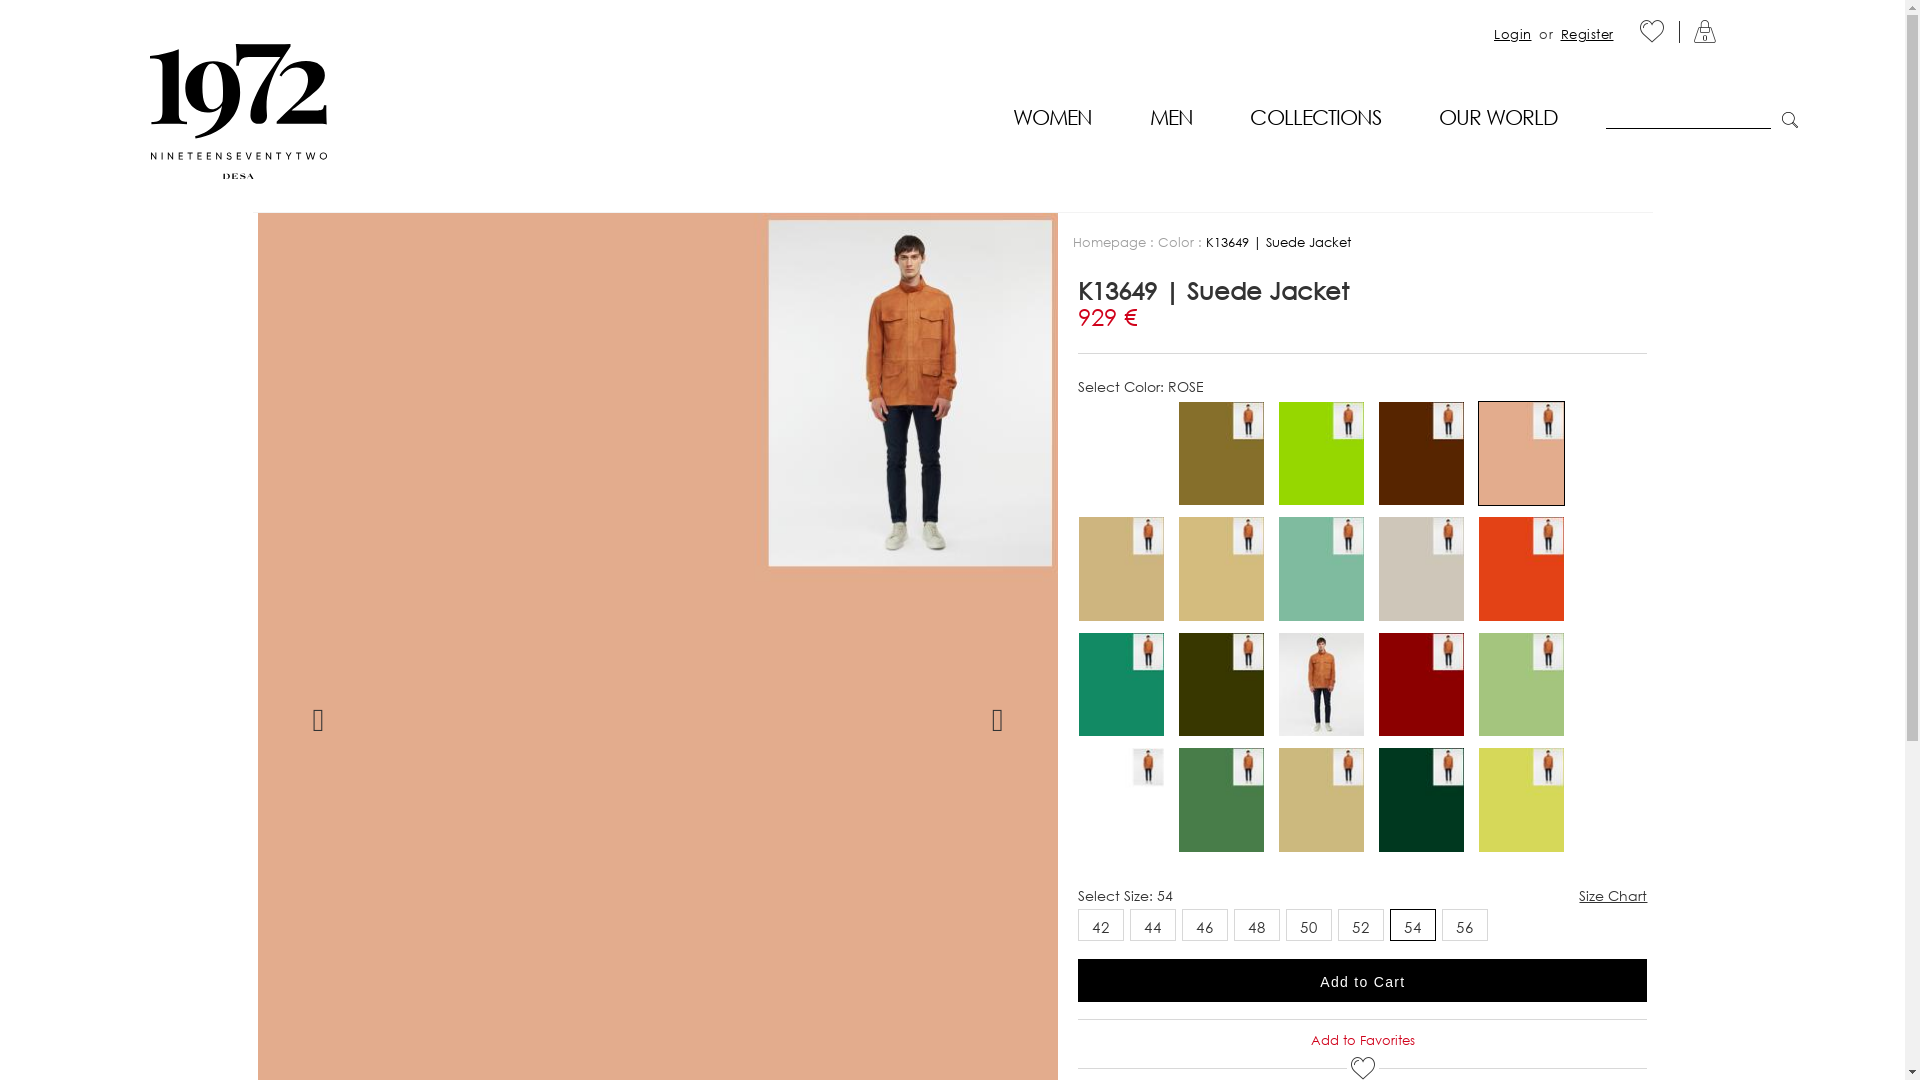 The width and height of the screenshot is (1920, 1080). Describe the element at coordinates (1108, 241) in the screenshot. I see `'Homepage'` at that location.